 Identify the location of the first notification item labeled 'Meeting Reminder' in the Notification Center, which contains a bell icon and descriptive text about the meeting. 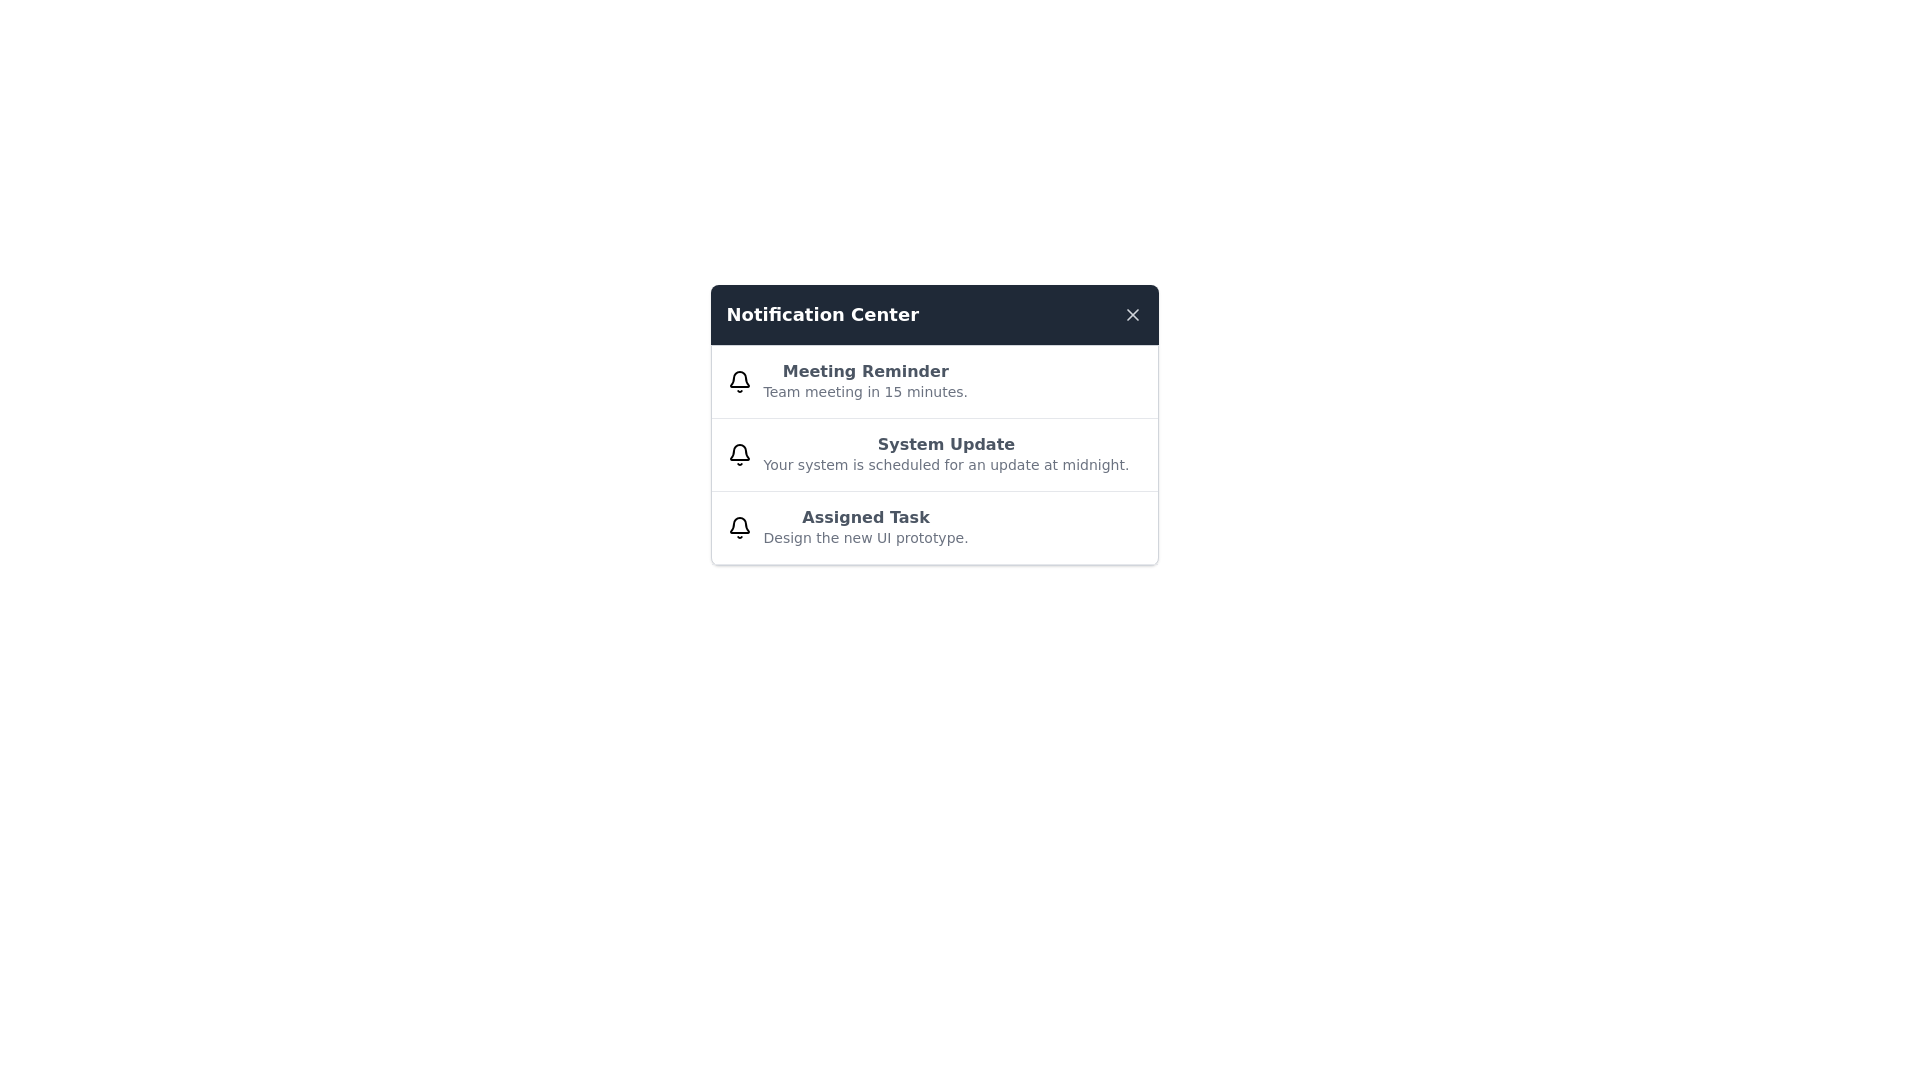
(933, 382).